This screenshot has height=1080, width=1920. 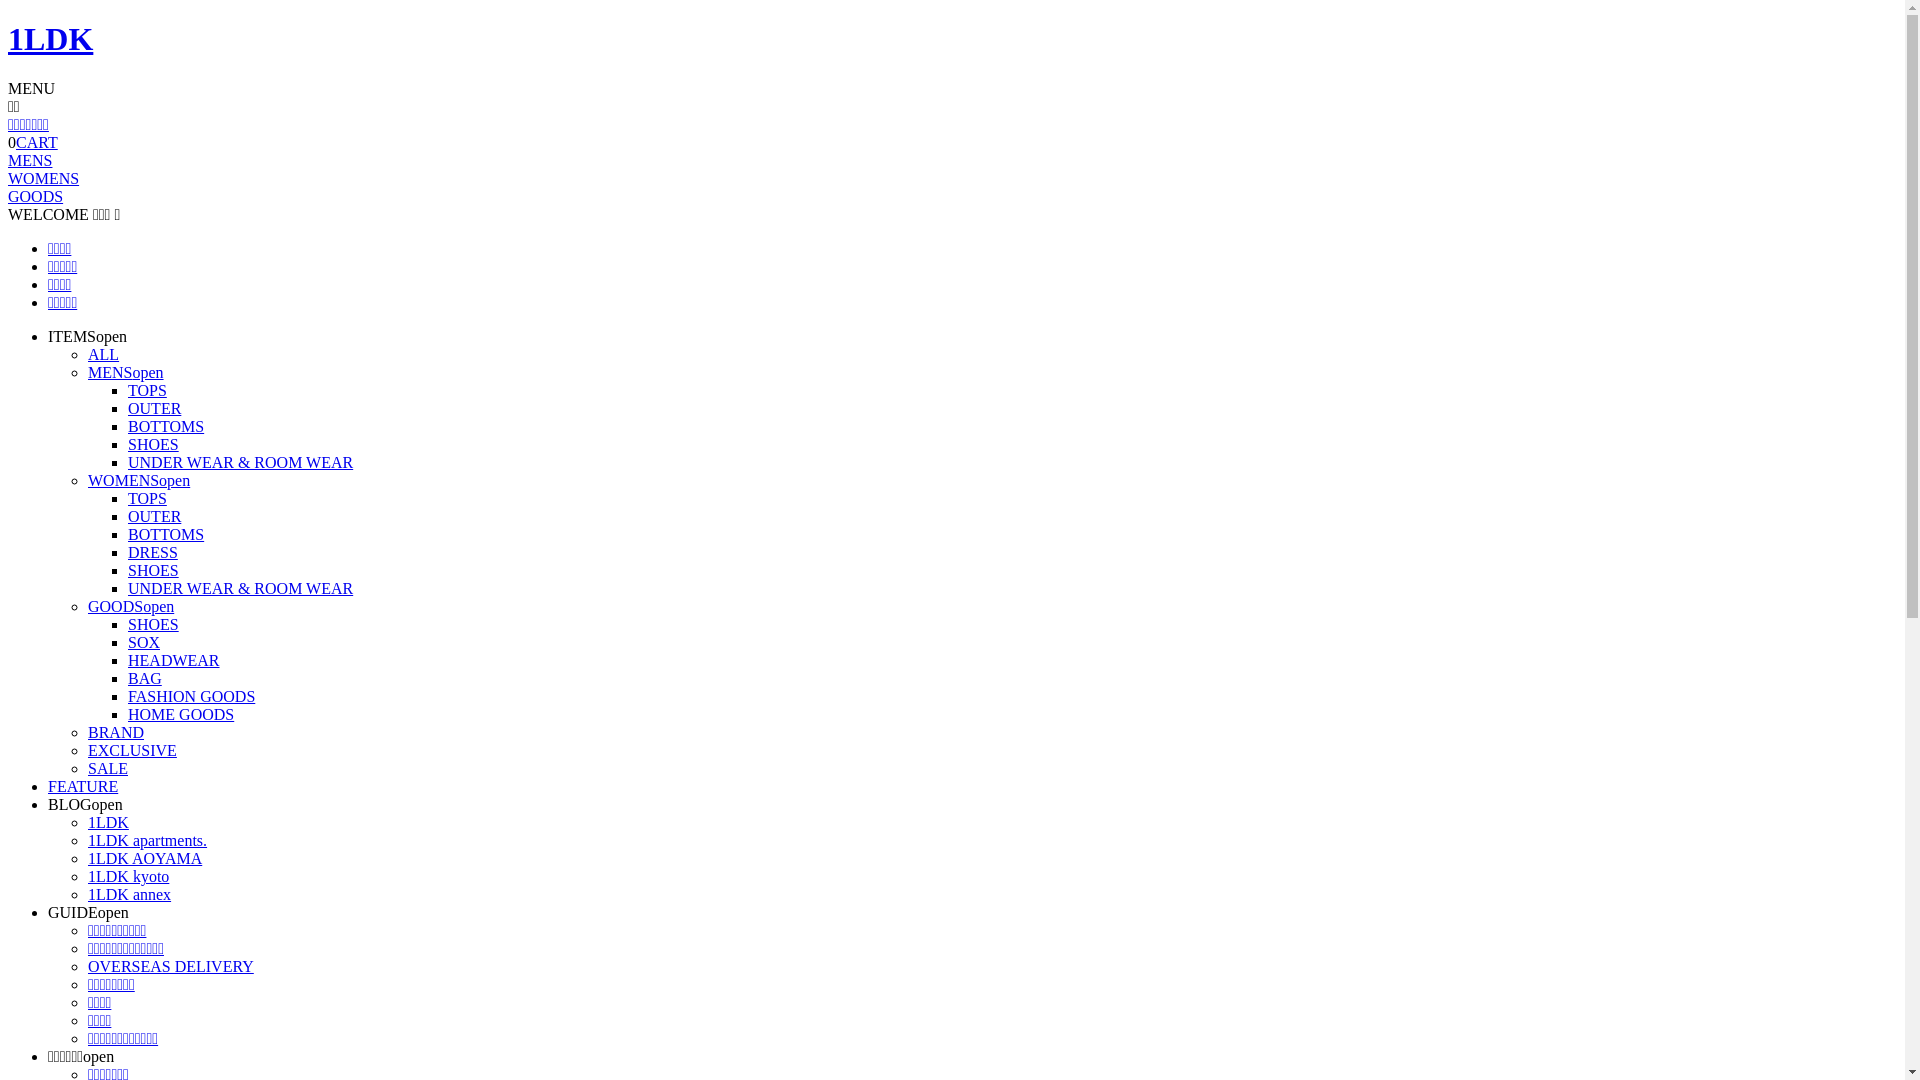 What do you see at coordinates (86, 605) in the screenshot?
I see `'GOODSopen'` at bounding box center [86, 605].